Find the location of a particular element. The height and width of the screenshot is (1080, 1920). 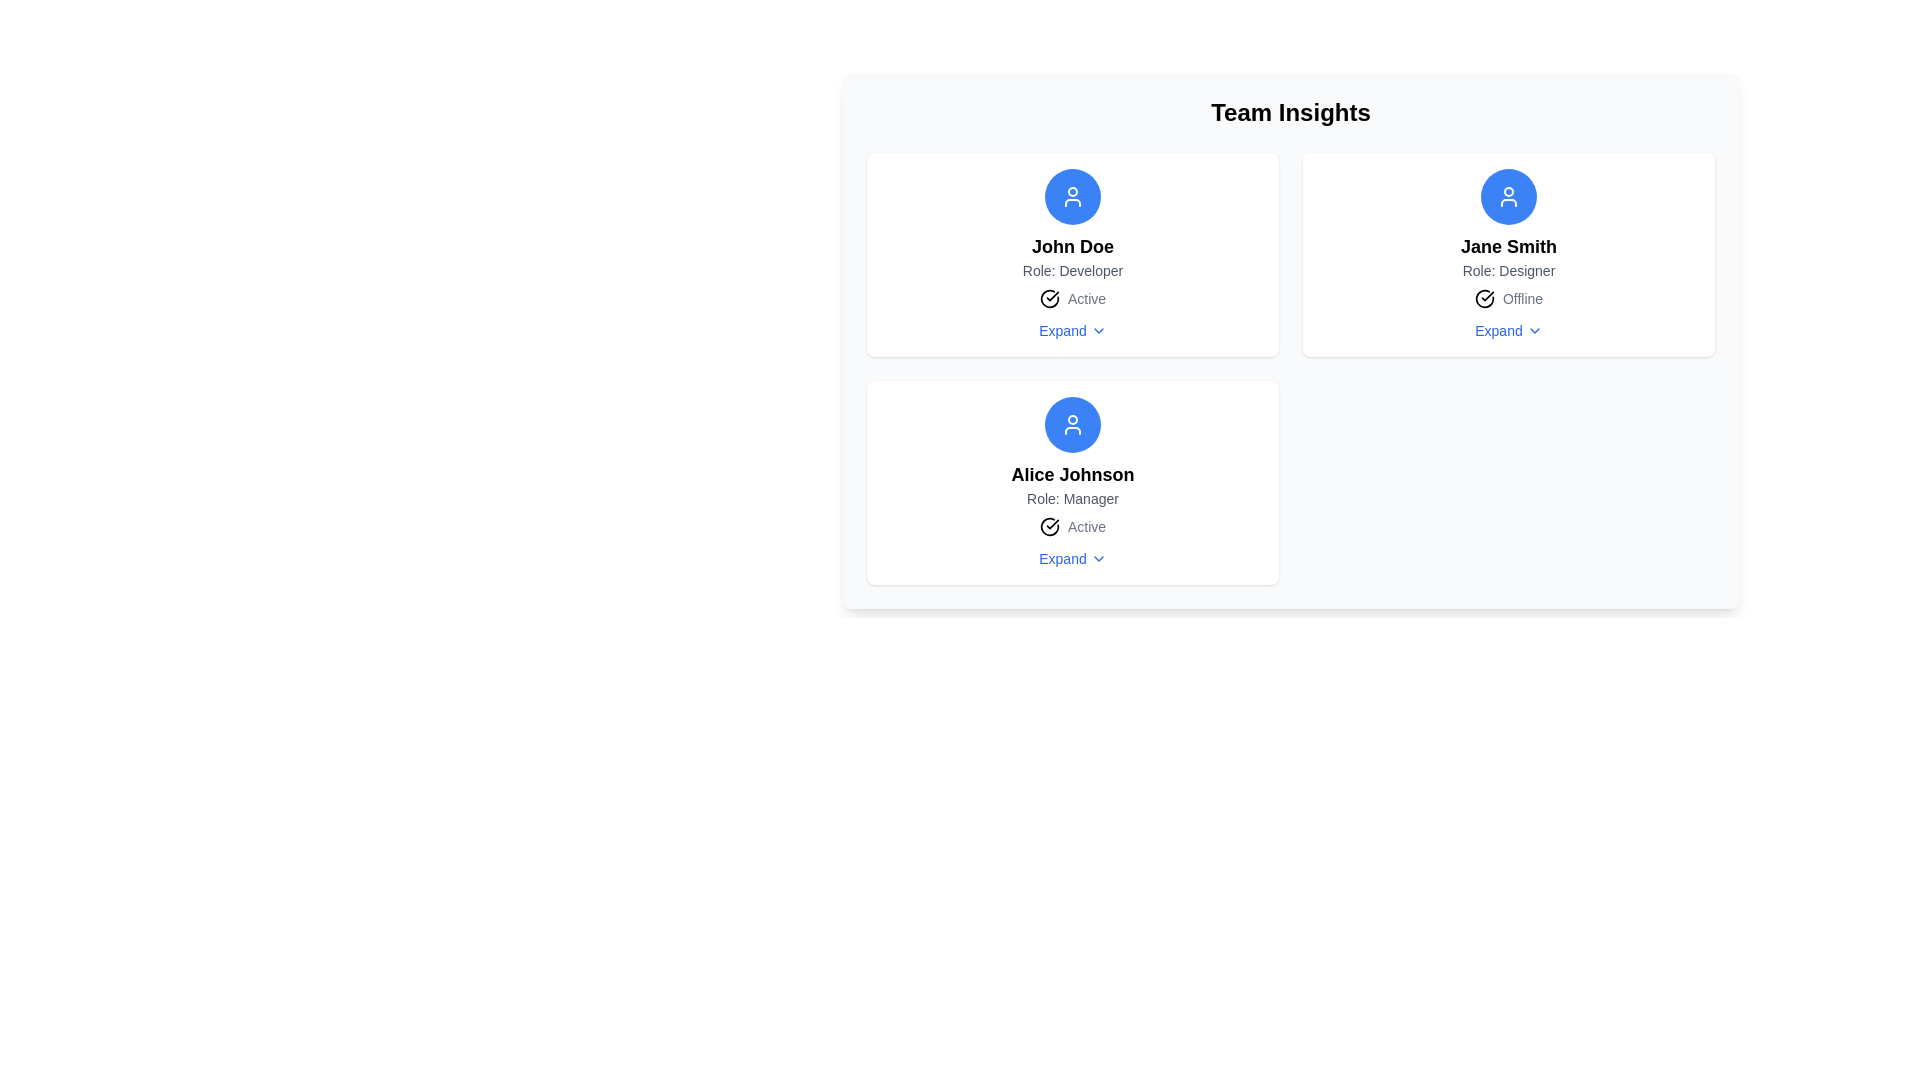

the text label displaying the name 'Jane Smith' located in the upper area of the third profile card from the left in the Team Insights section is located at coordinates (1508, 245).